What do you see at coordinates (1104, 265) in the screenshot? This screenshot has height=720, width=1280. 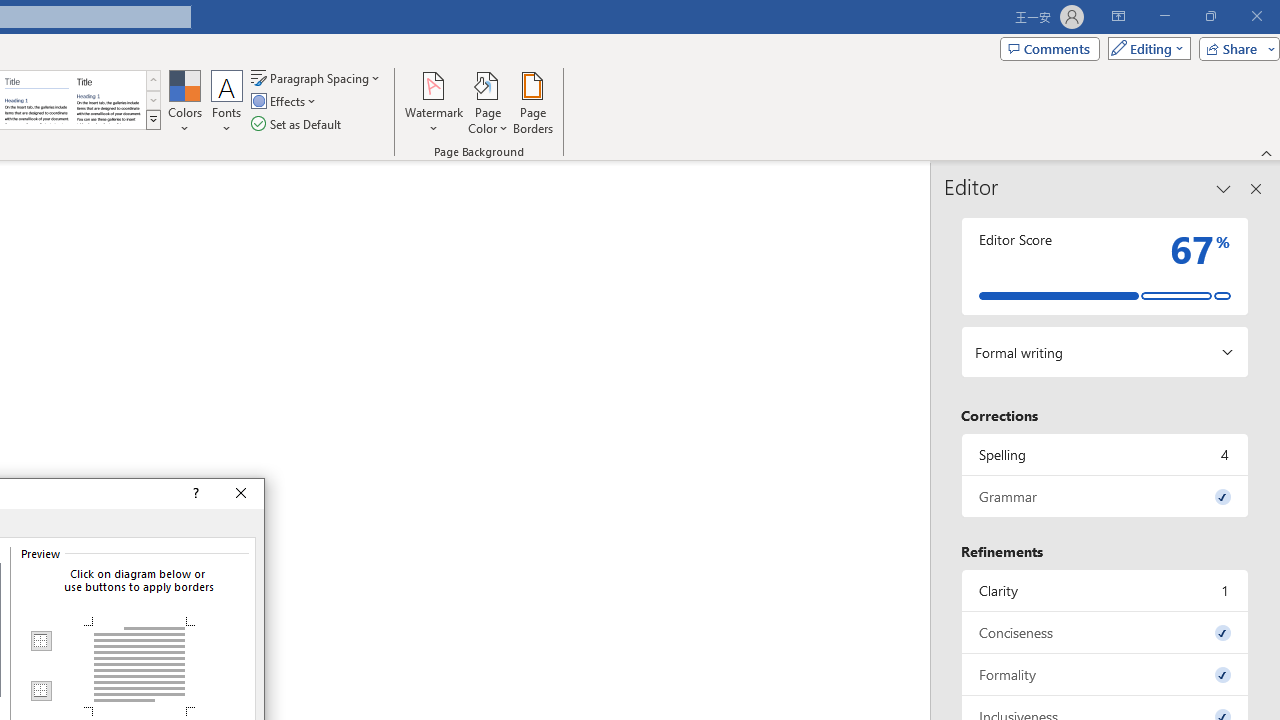 I see `'Editor Score 67%'` at bounding box center [1104, 265].